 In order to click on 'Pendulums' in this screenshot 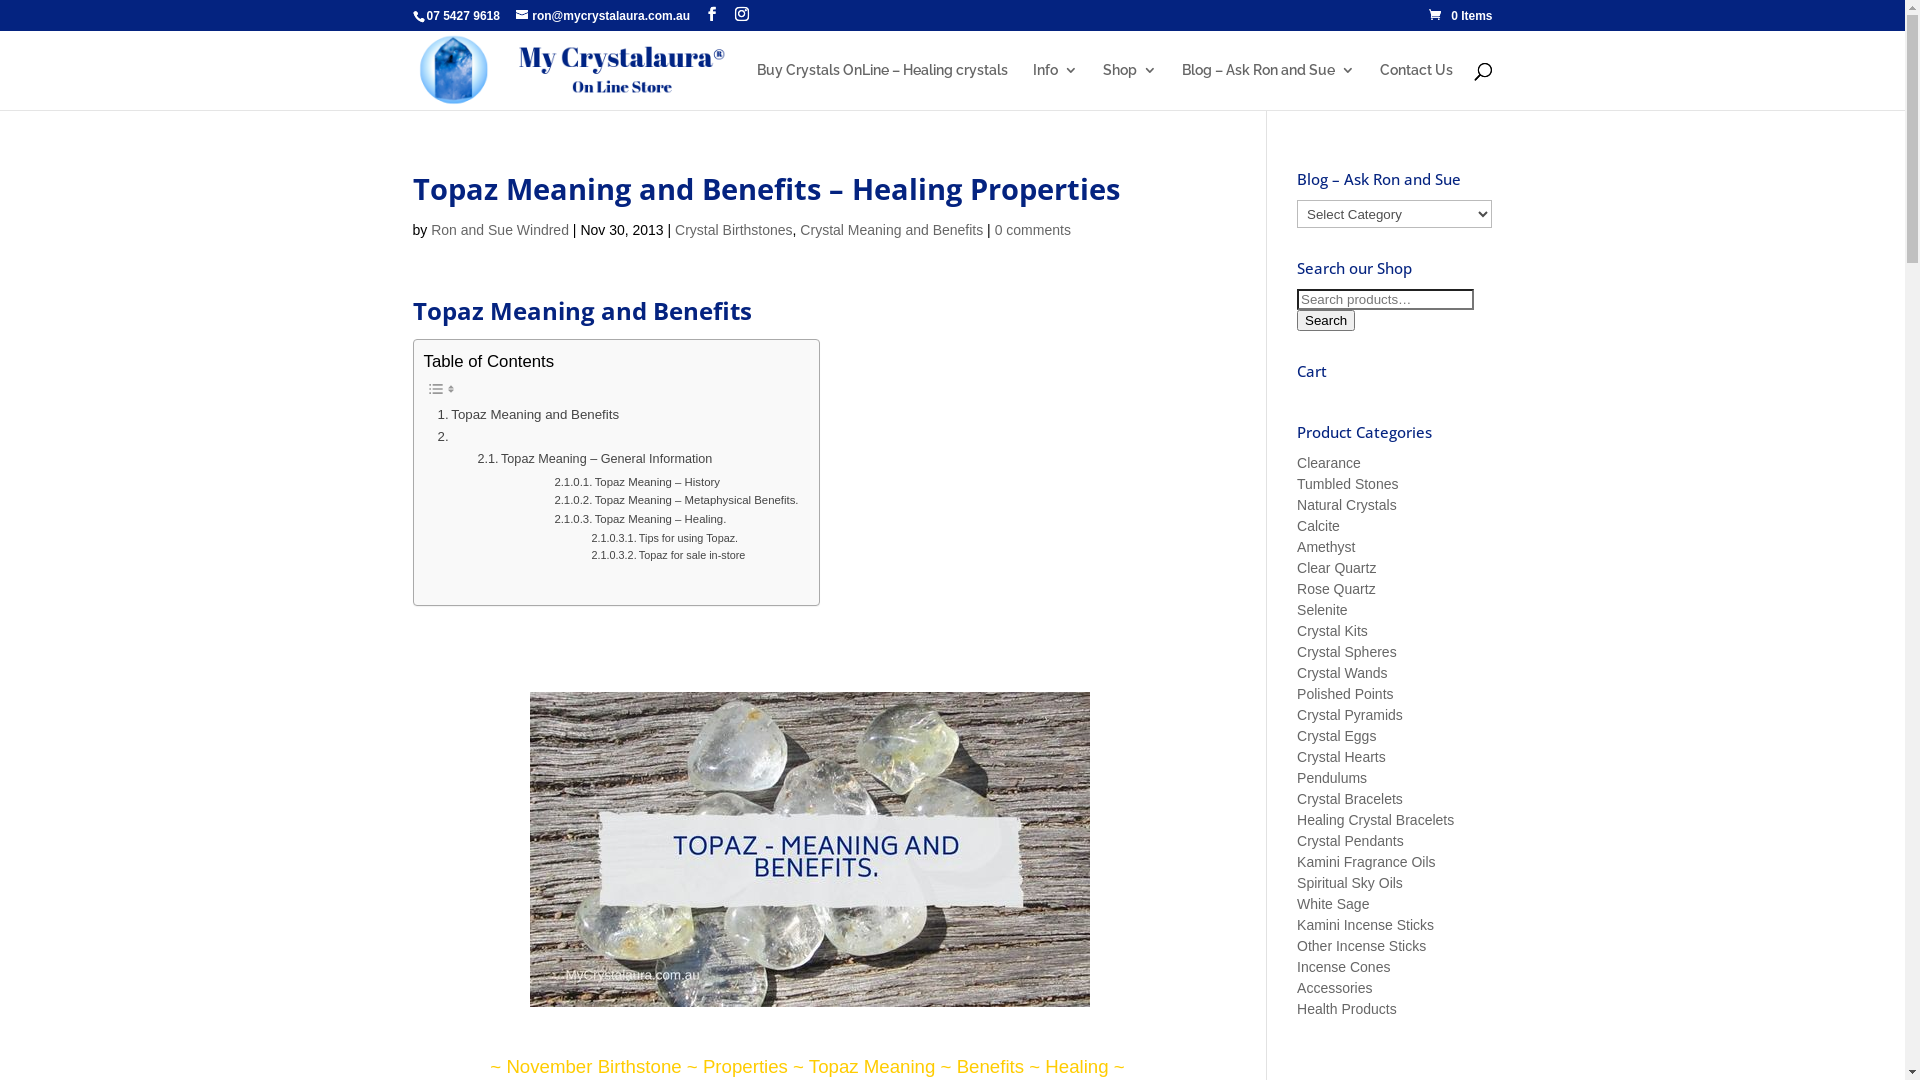, I will do `click(1296, 777)`.